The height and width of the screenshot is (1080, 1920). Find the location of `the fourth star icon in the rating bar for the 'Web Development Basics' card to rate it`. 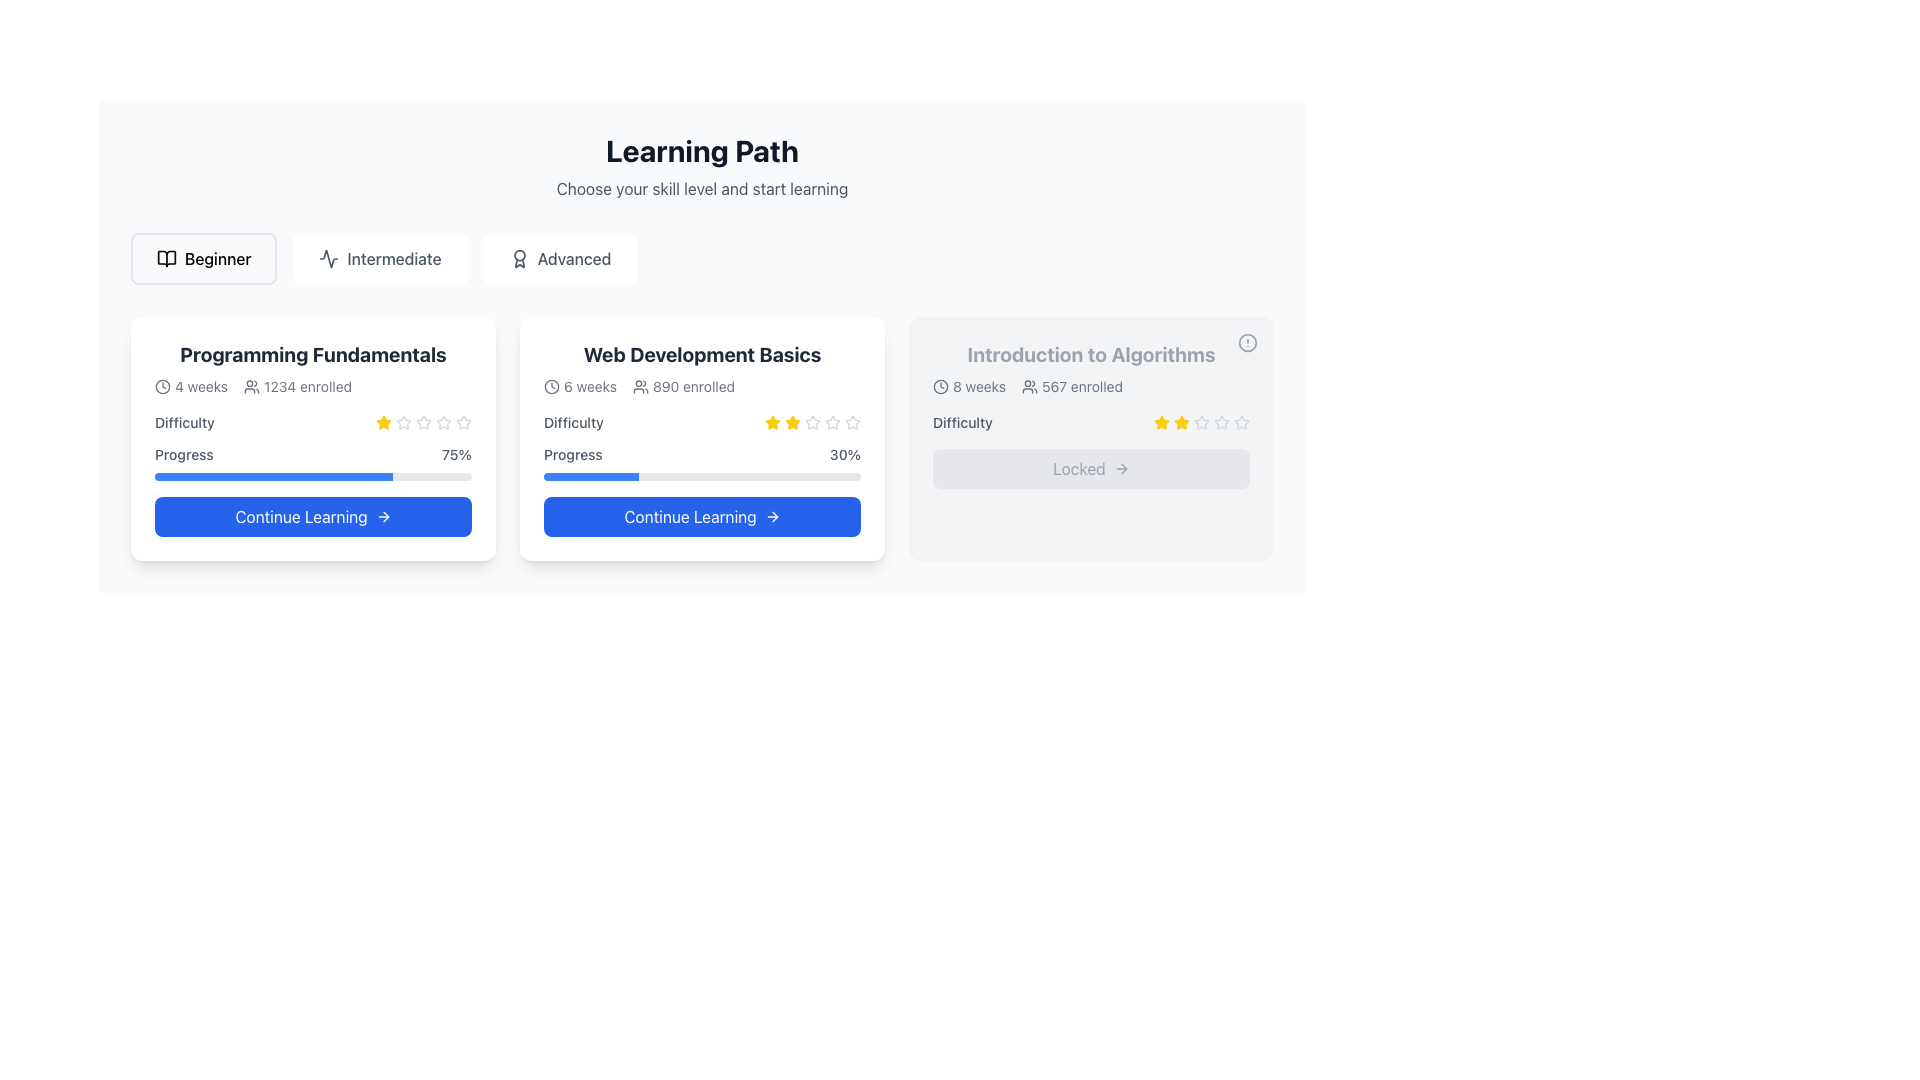

the fourth star icon in the rating bar for the 'Web Development Basics' card to rate it is located at coordinates (812, 422).